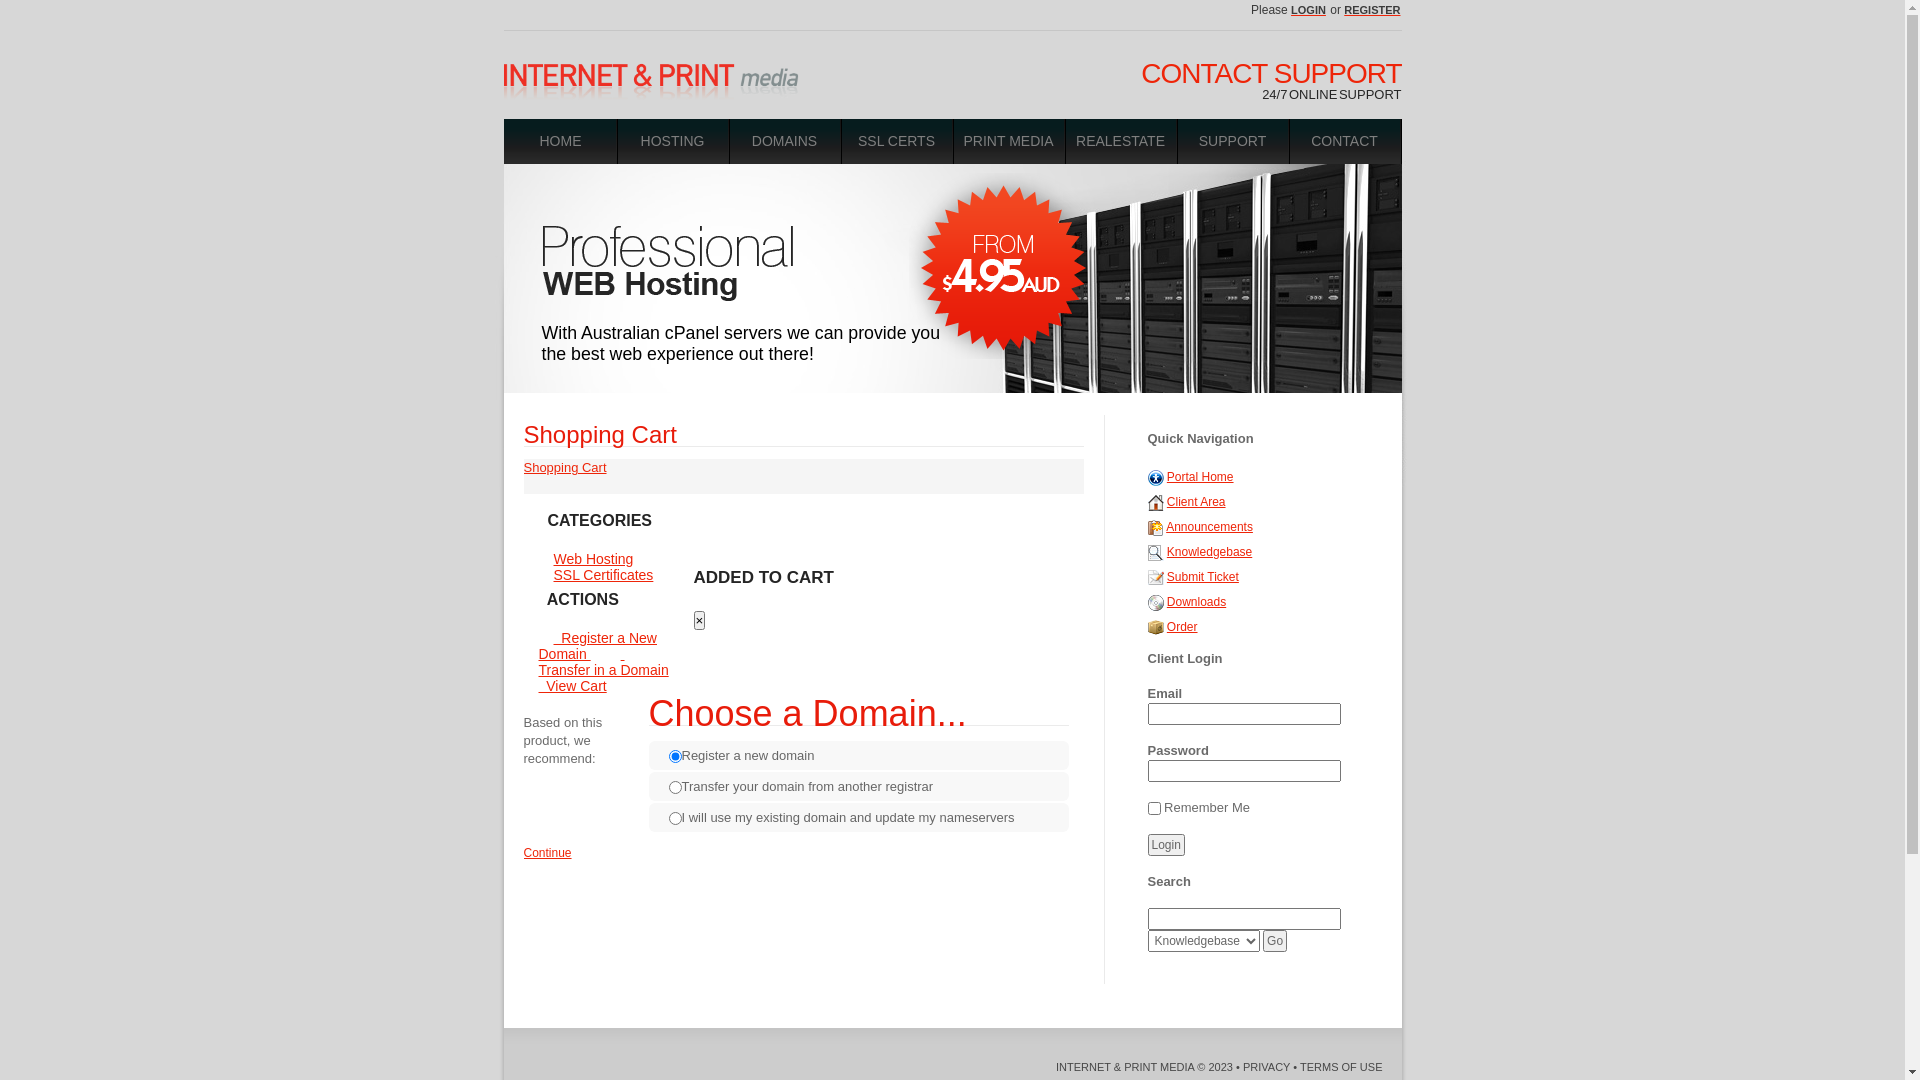 The image size is (1920, 1080). I want to click on 'SUPPORT', so click(1177, 140).